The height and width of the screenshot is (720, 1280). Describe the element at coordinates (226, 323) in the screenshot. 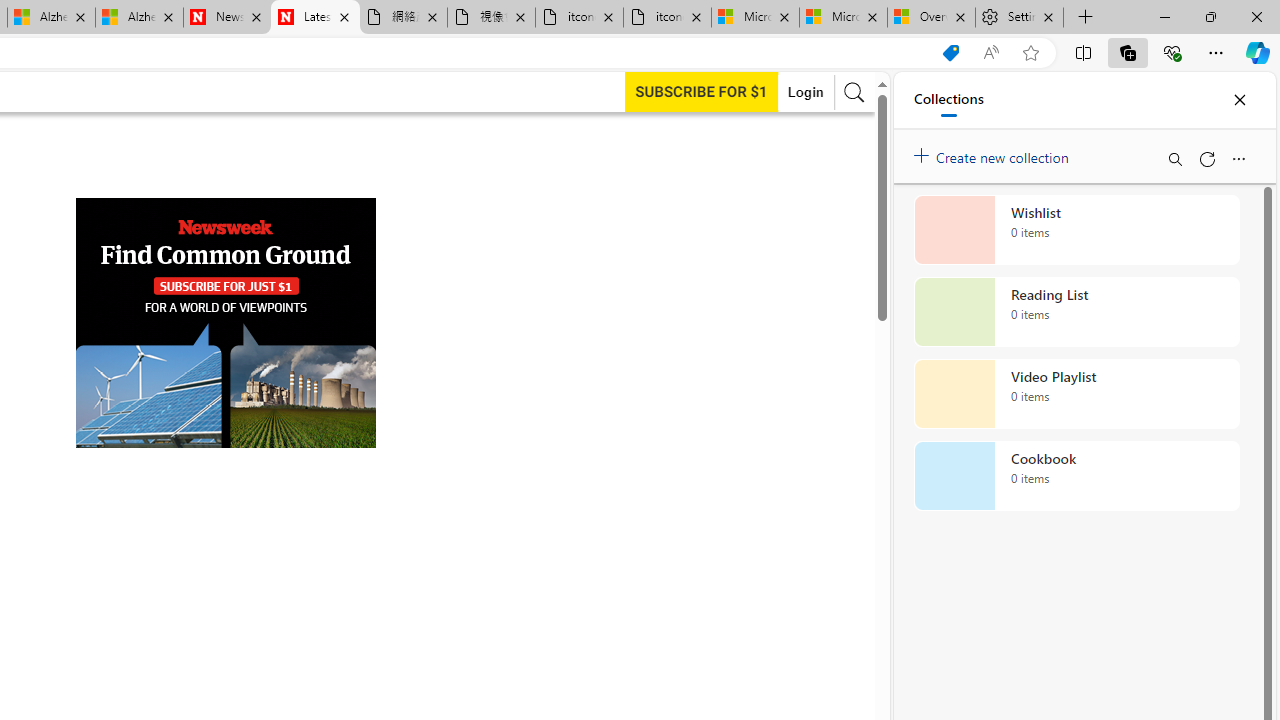

I see `'AutomationID: aw0'` at that location.